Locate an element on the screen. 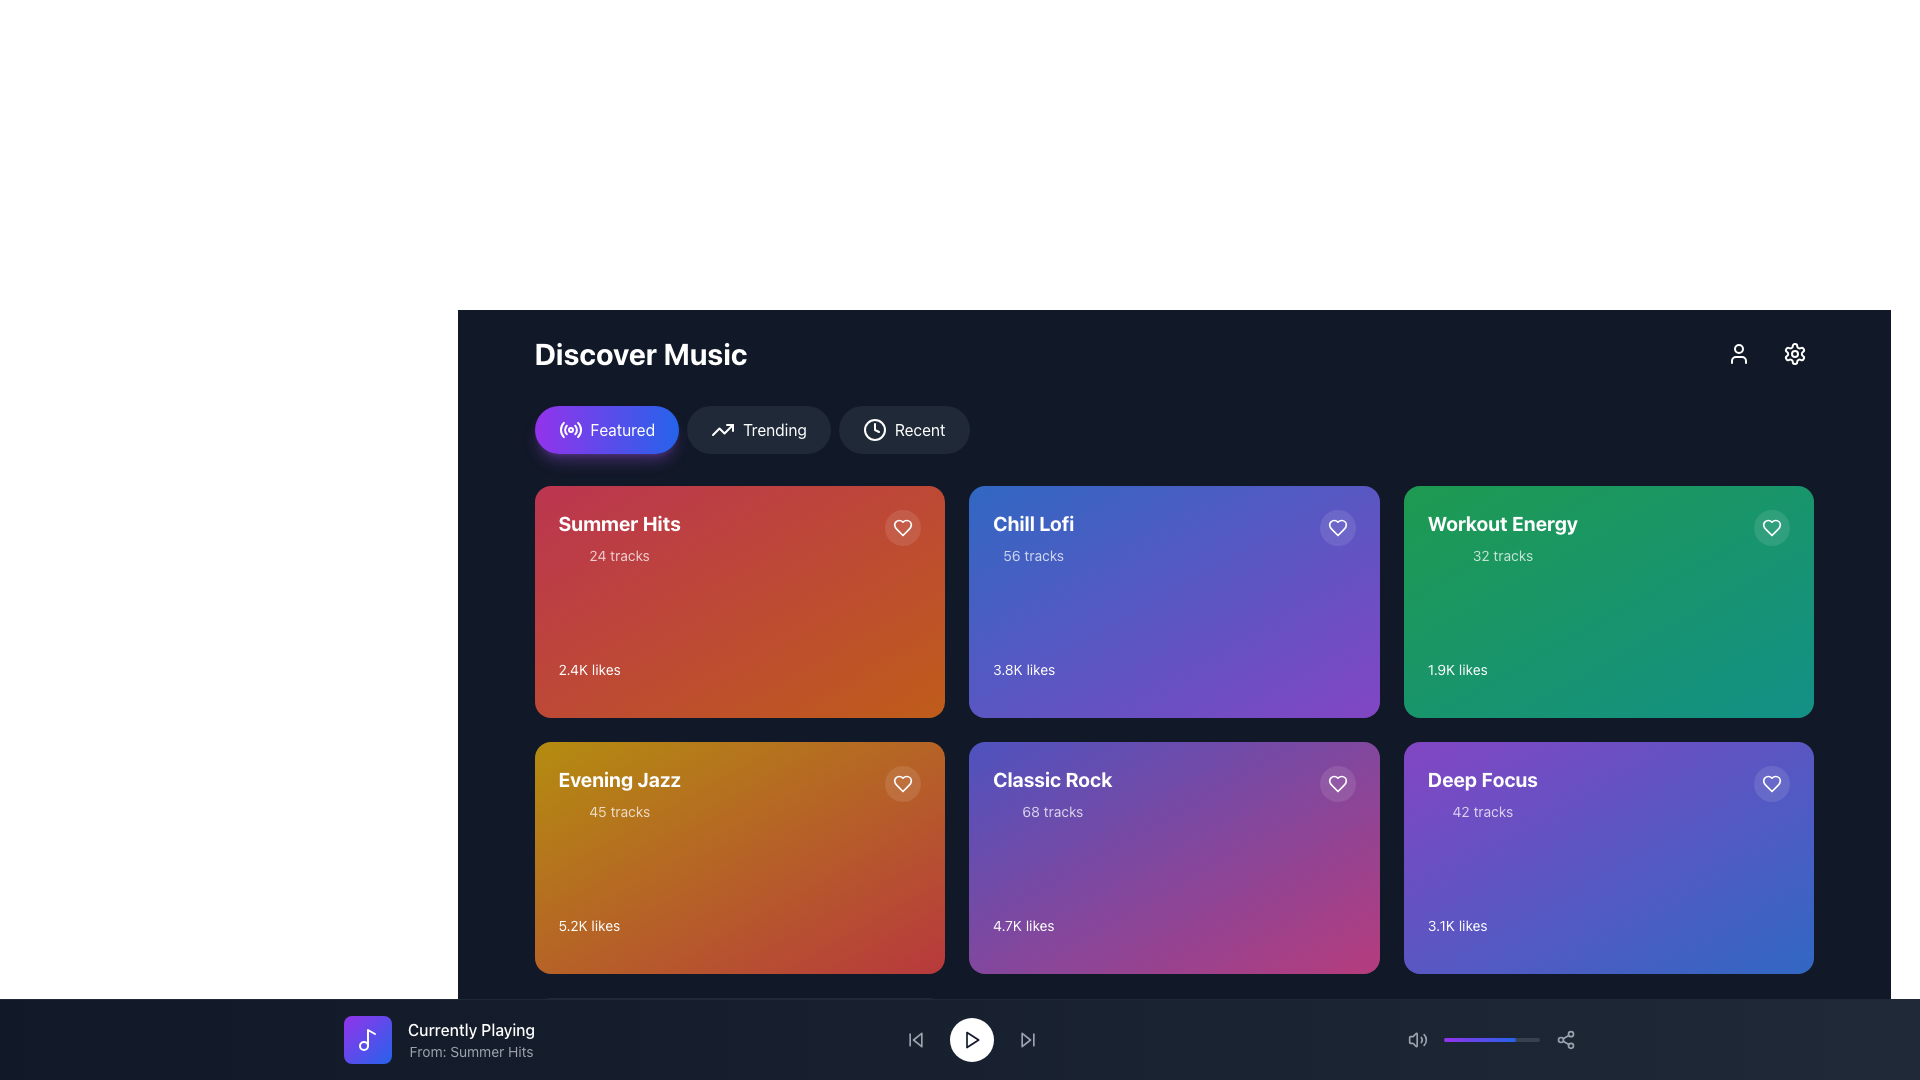 The width and height of the screenshot is (1920, 1080). the play button located in the bottom-right corner of the 'Evening Jazz' media card is located at coordinates (896, 956).